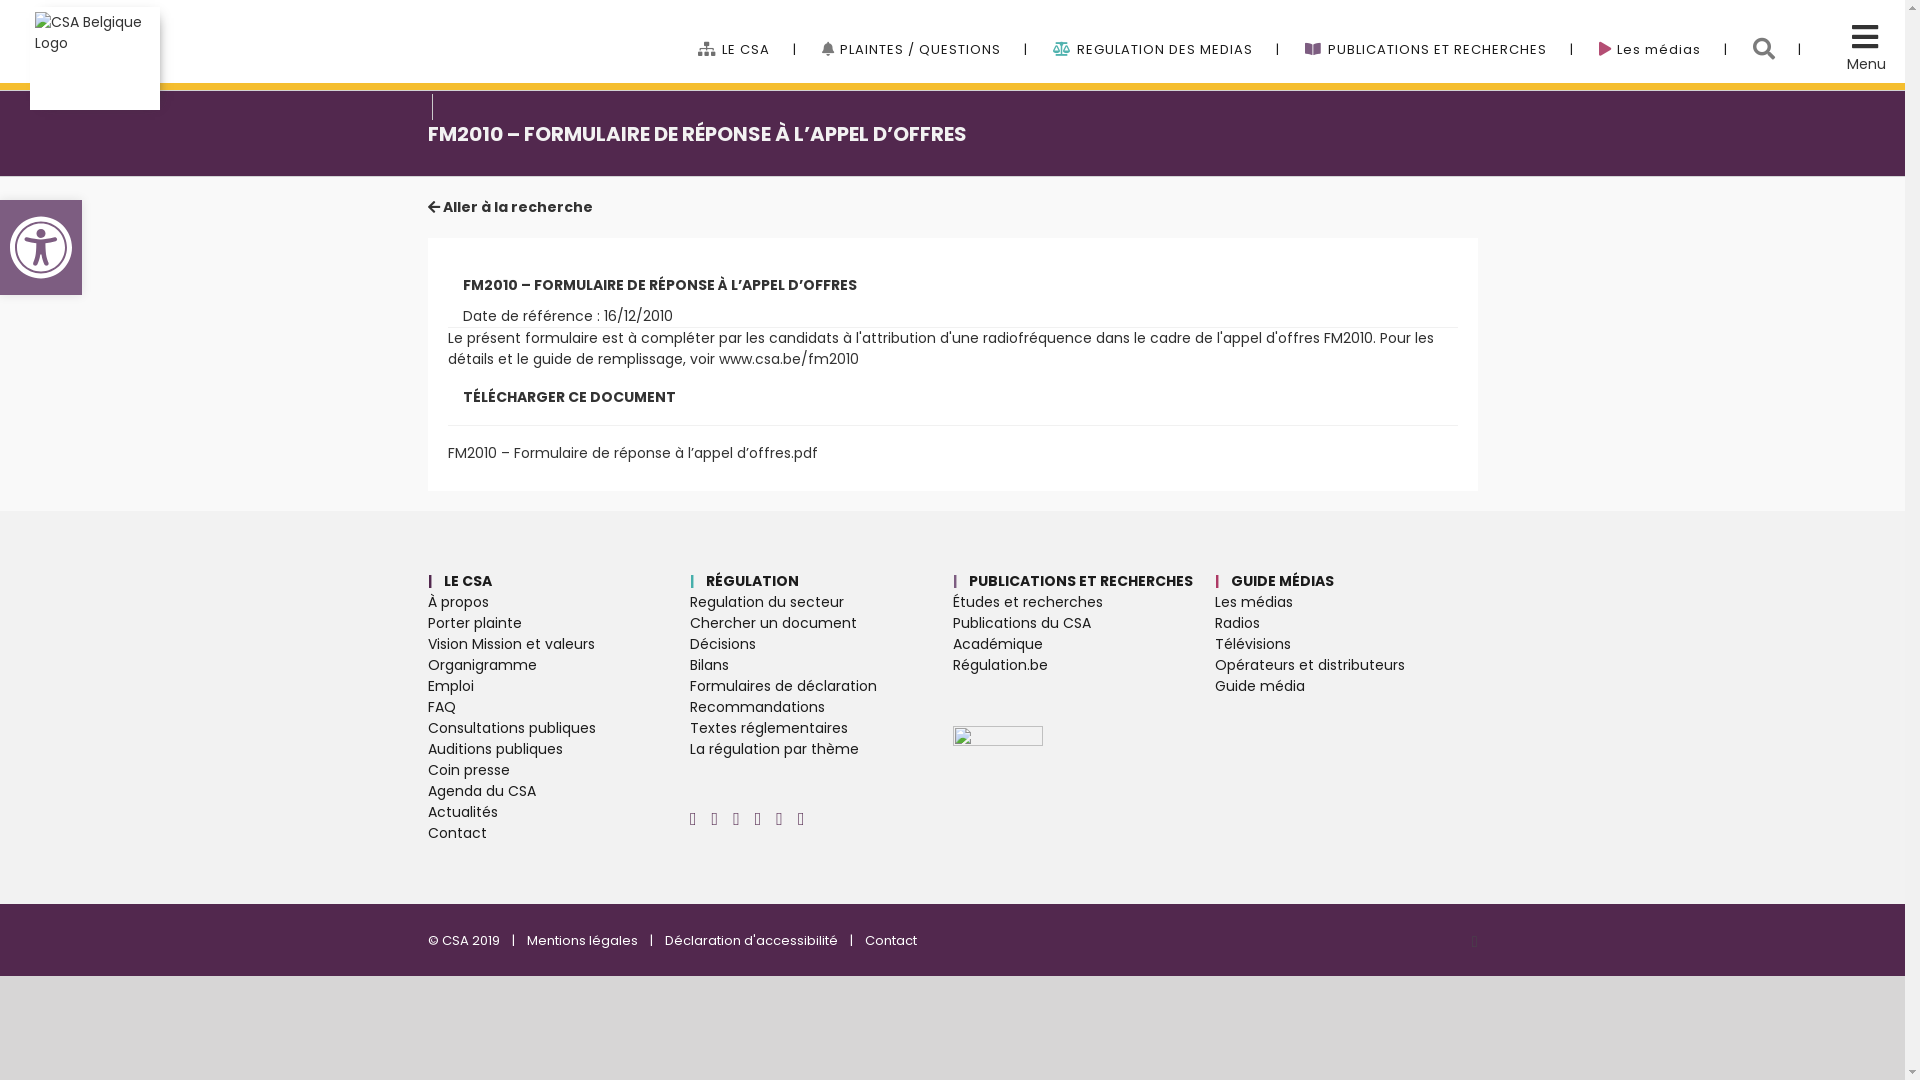 Image resolution: width=1920 pixels, height=1080 pixels. What do you see at coordinates (559, 749) in the screenshot?
I see `'Auditions publiques'` at bounding box center [559, 749].